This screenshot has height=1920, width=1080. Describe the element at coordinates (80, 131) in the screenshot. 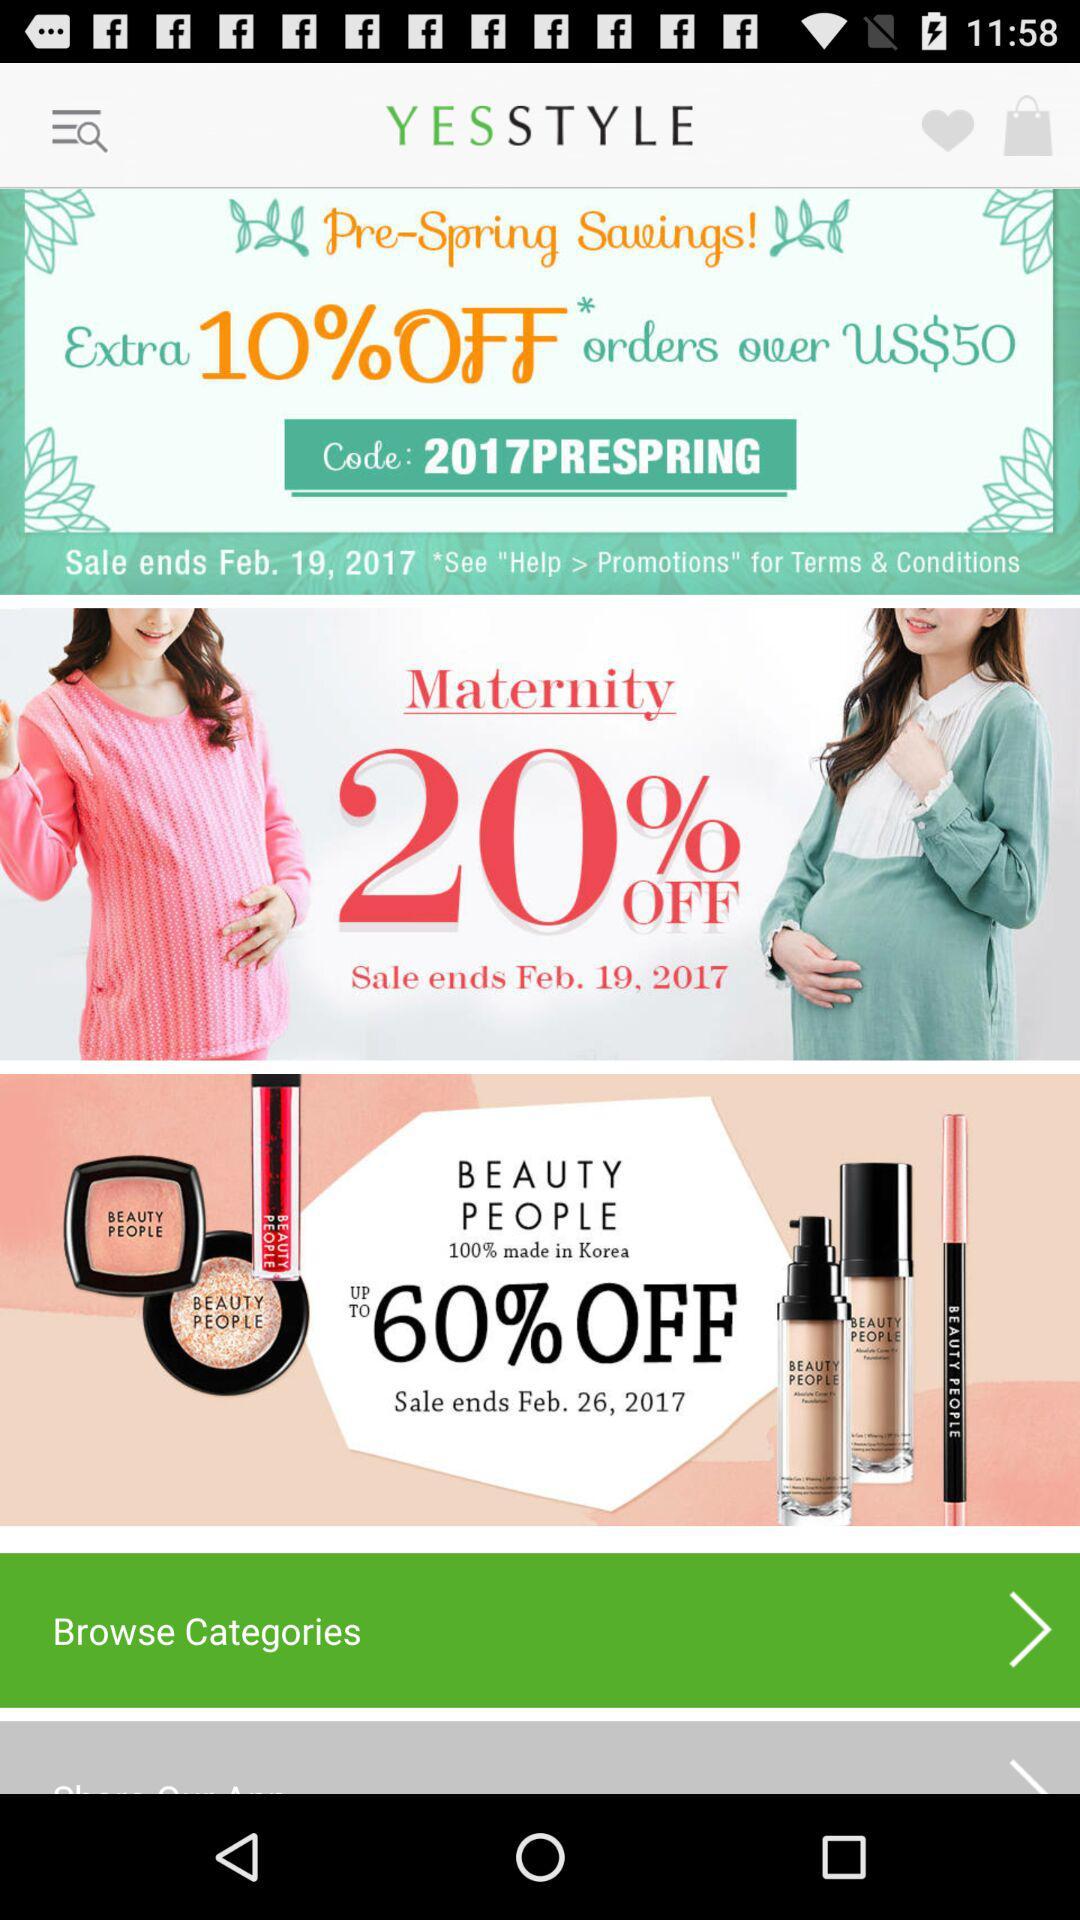

I see `the item at the top left corner` at that location.